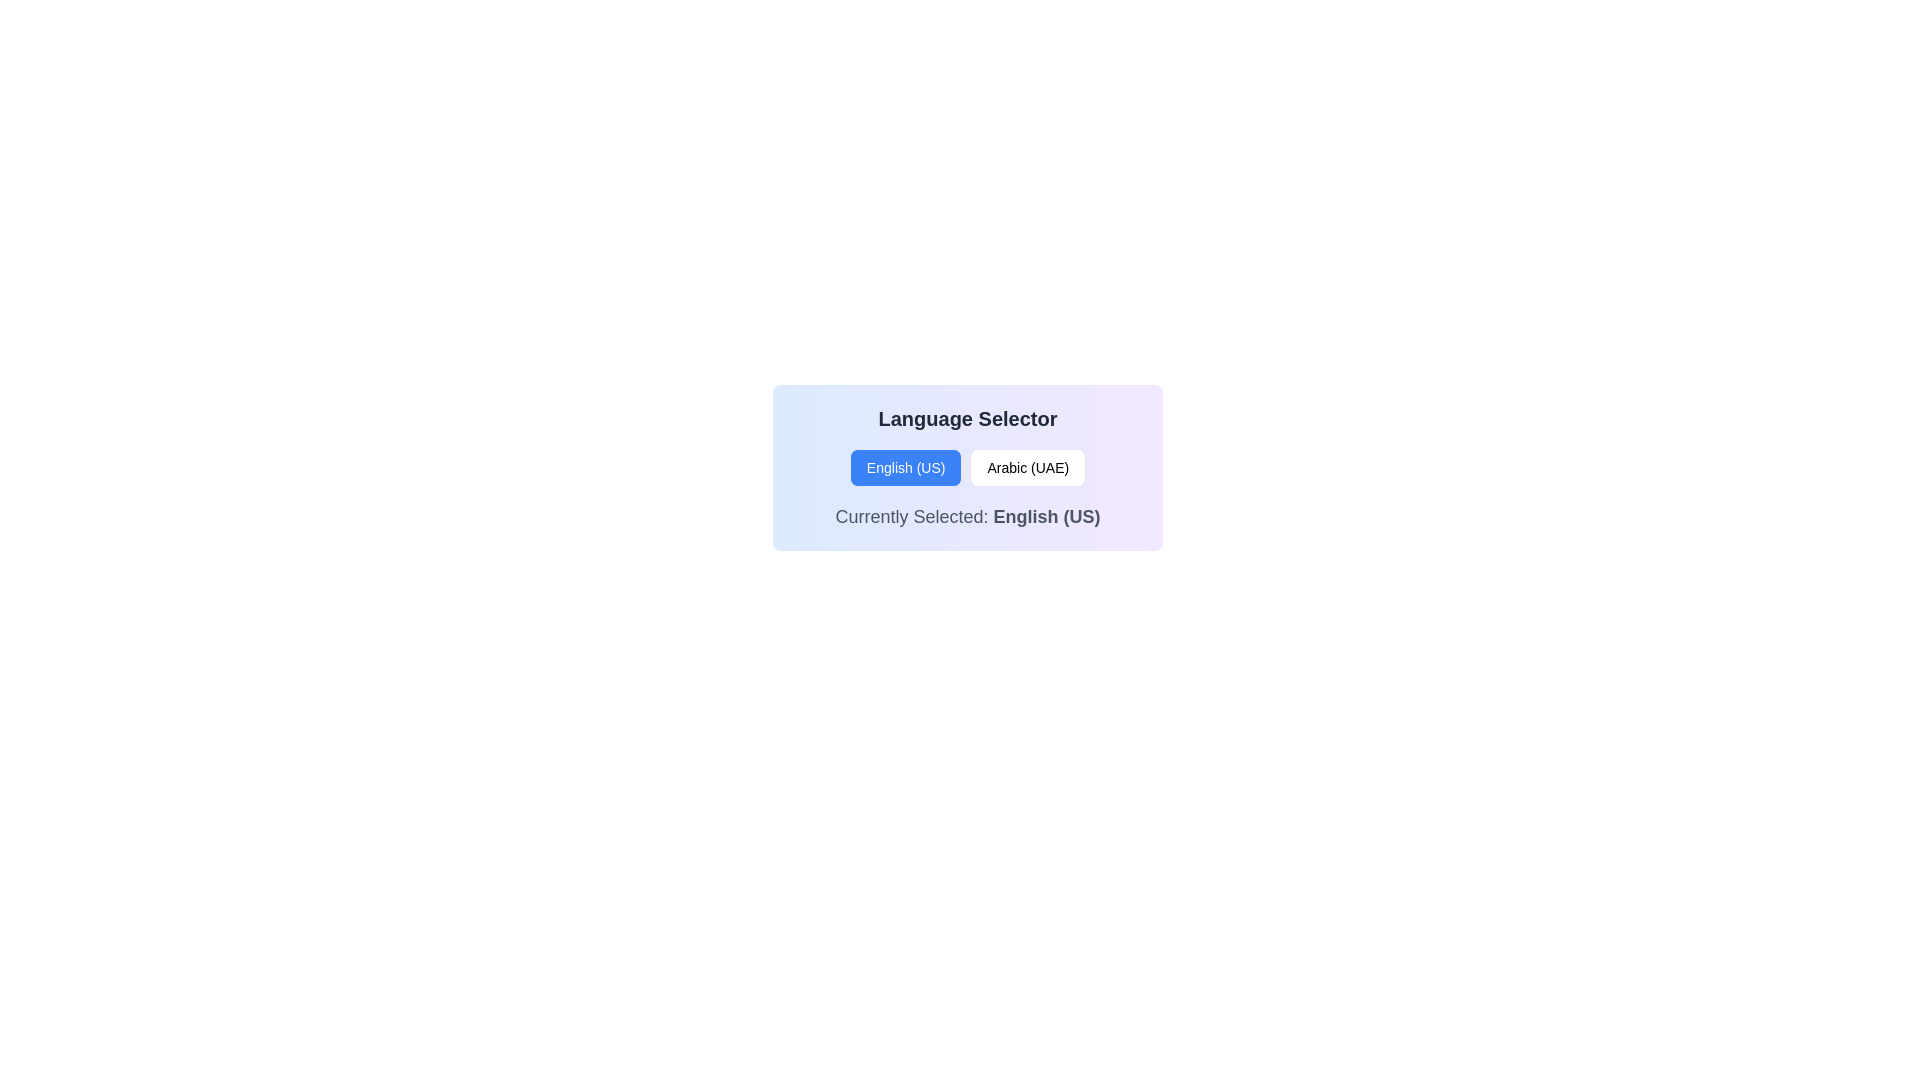  Describe the element at coordinates (968, 515) in the screenshot. I see `text label indicating the currently active language option, which is 'English (US)', positioned at the bottom of the language selector section` at that location.